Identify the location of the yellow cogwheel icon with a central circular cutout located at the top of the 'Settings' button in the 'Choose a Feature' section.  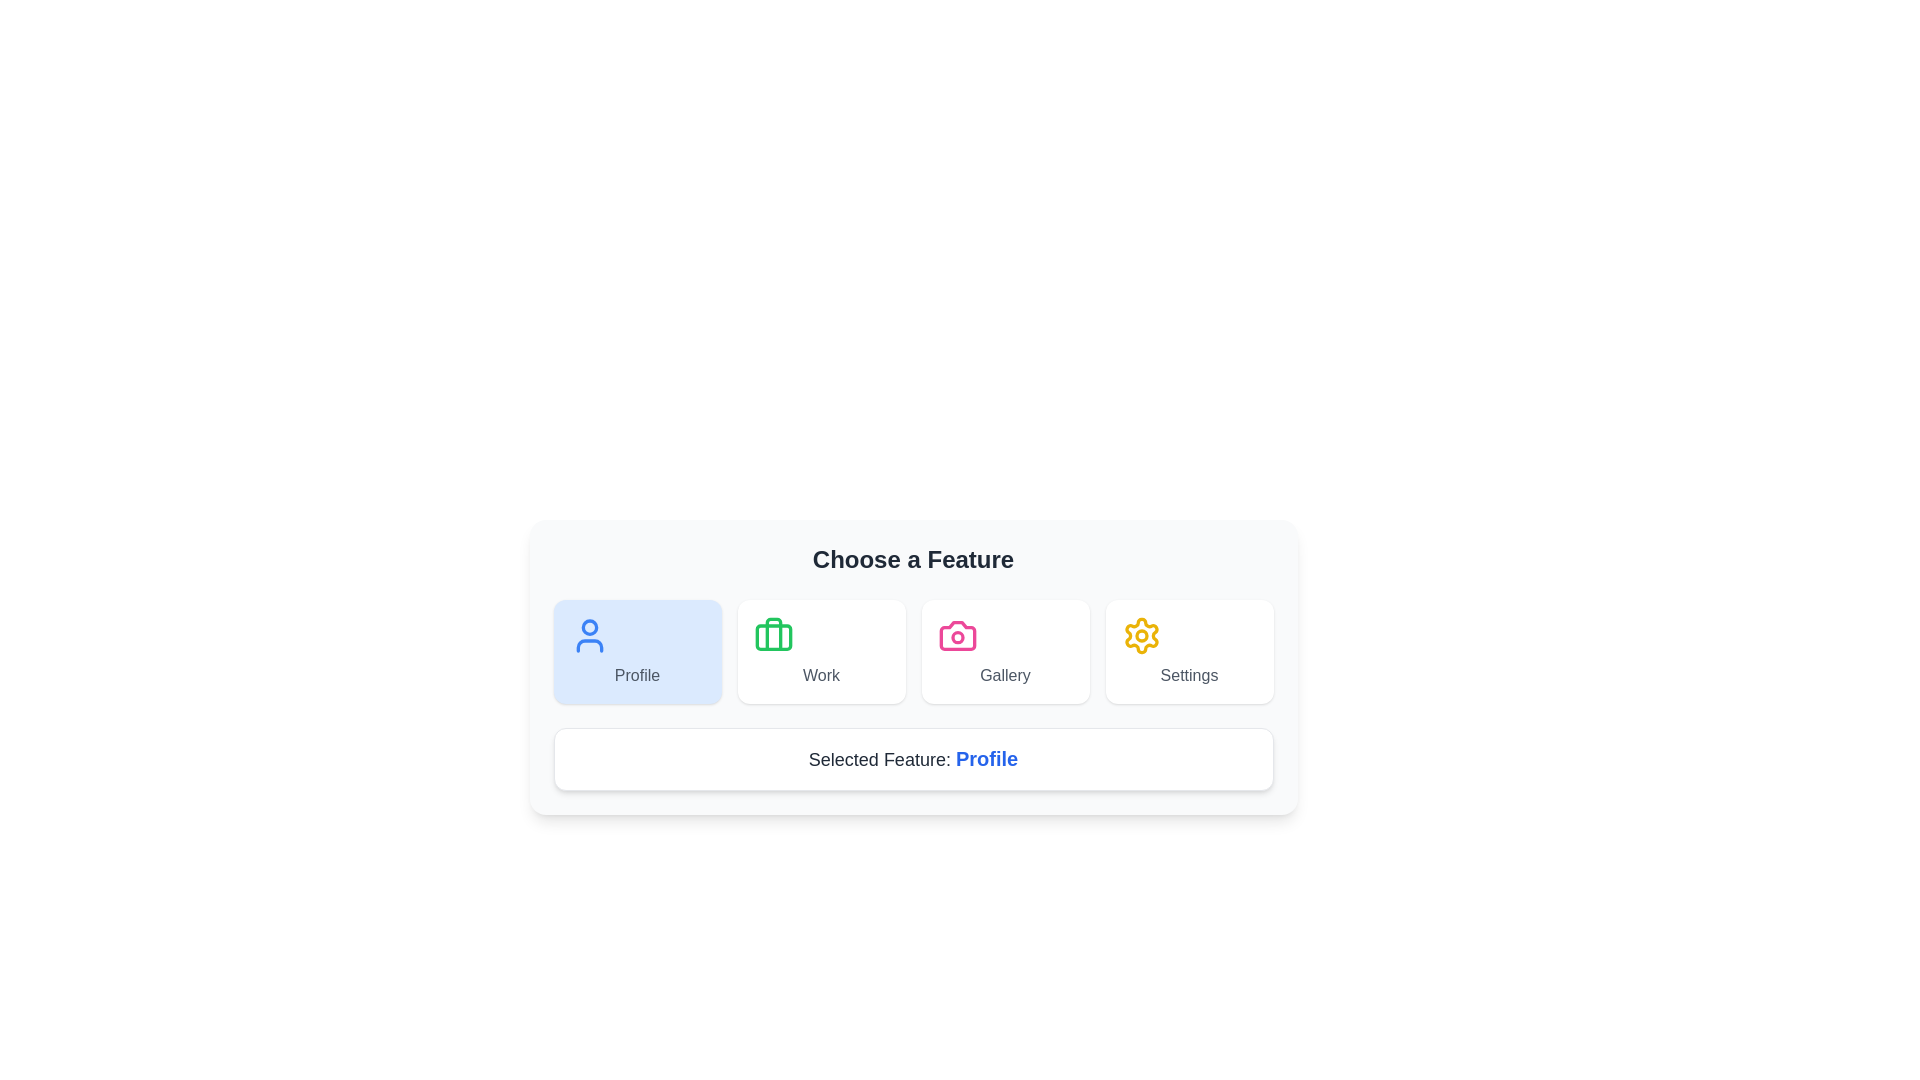
(1141, 636).